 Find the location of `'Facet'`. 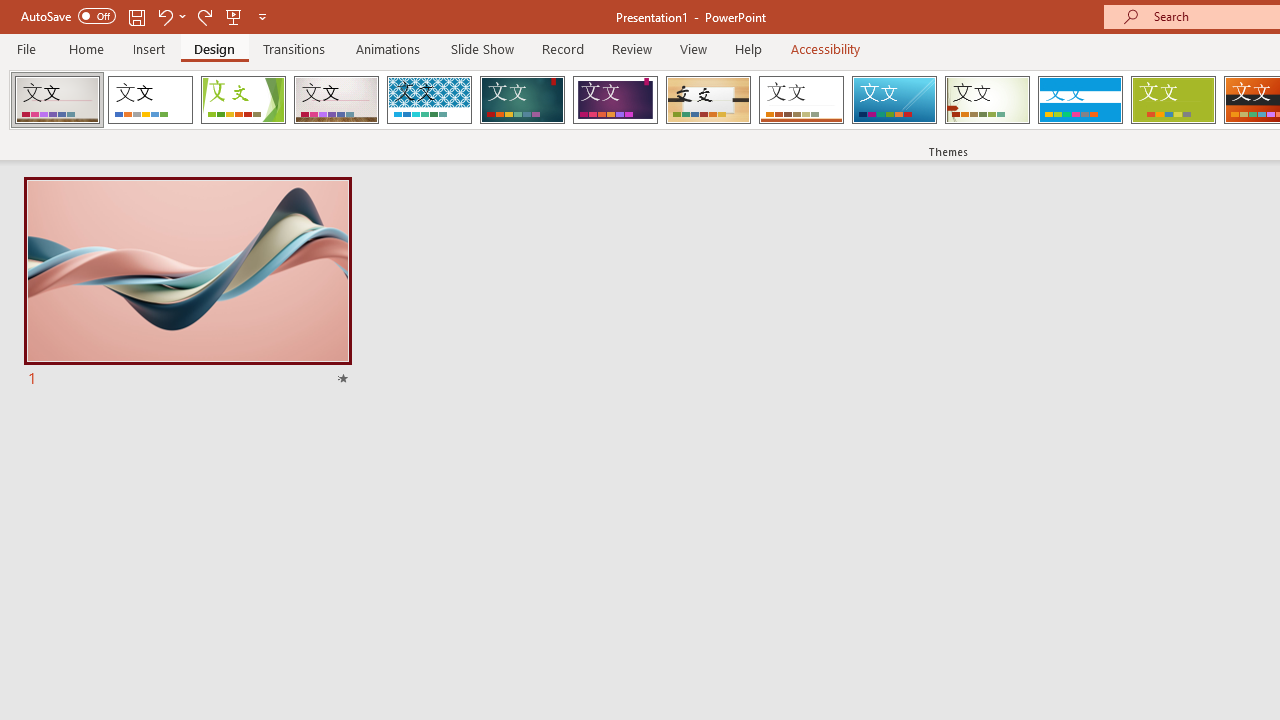

'Facet' is located at coordinates (242, 100).